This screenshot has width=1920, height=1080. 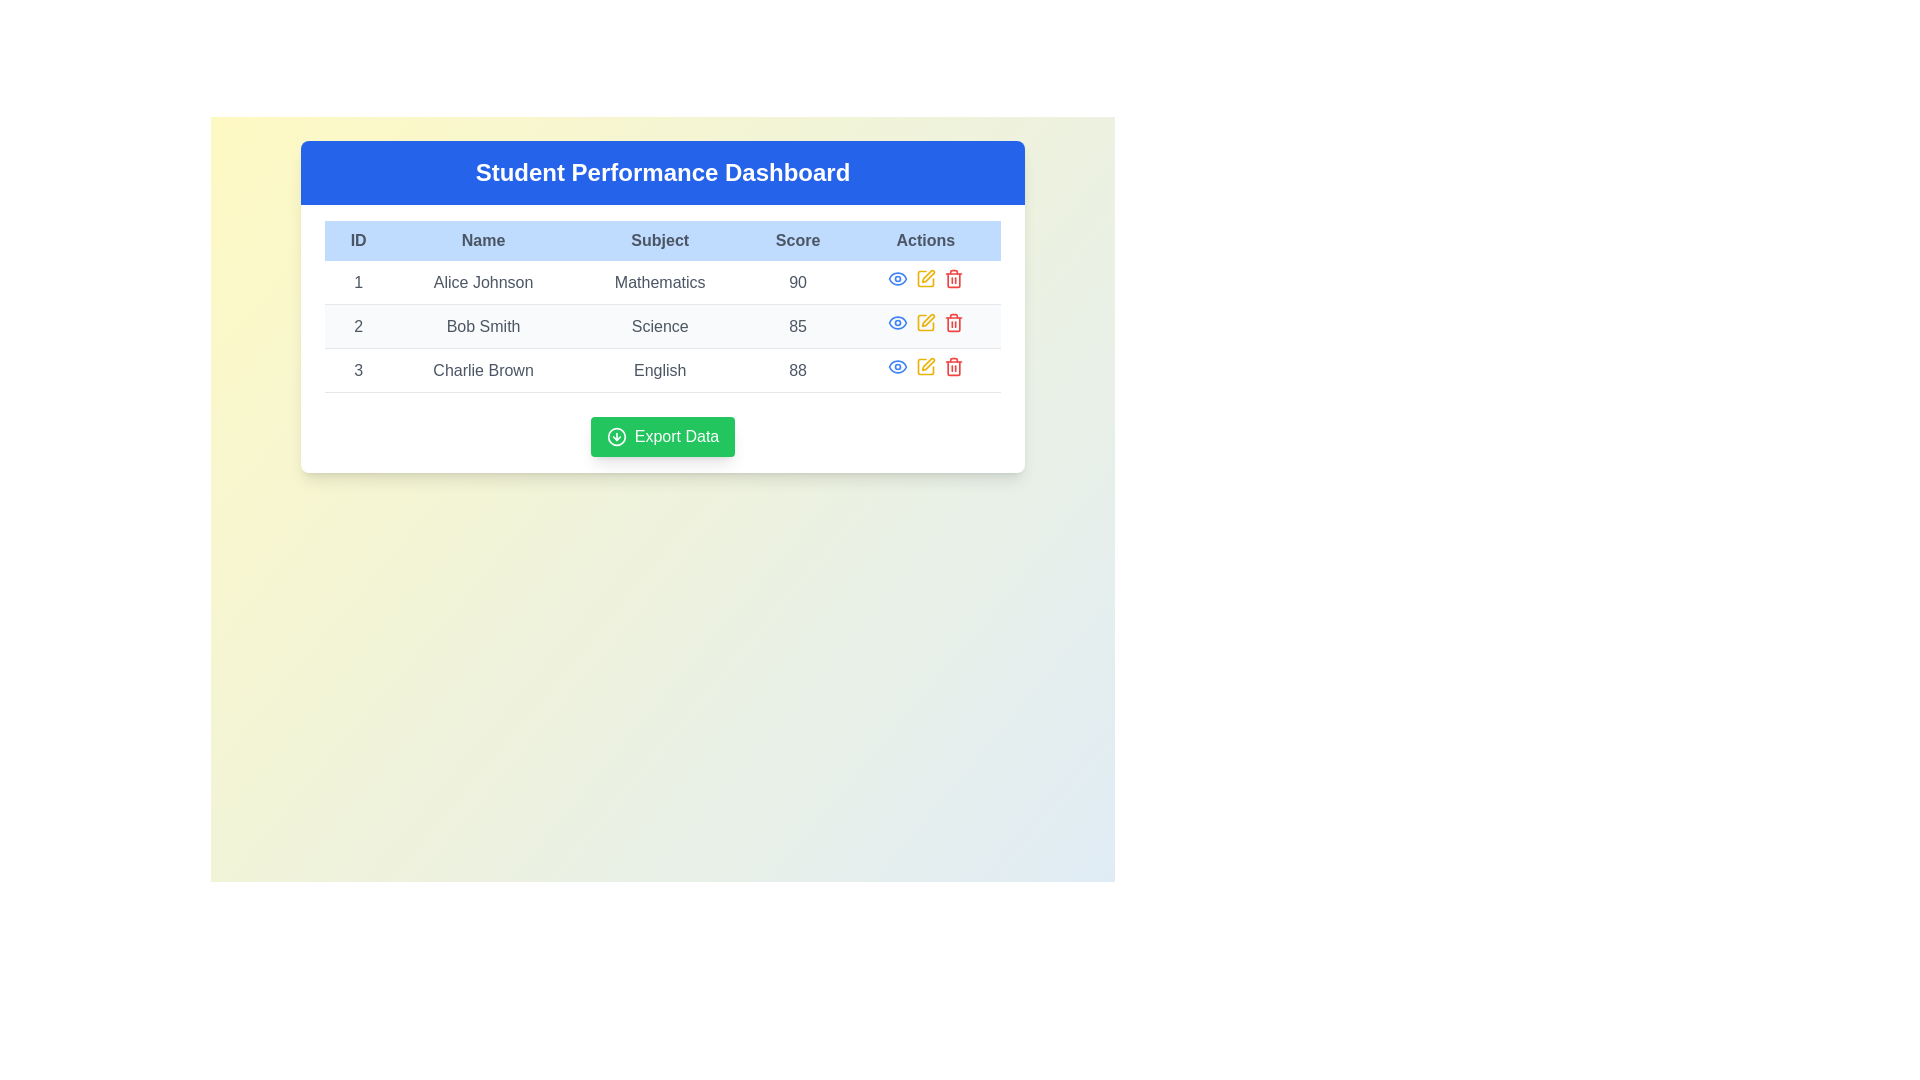 I want to click on the cell data of the second row in the student performance table, which contains the ID '2', Name 'Bob Smith', Subject 'Science', and Score '85', so click(x=662, y=325).